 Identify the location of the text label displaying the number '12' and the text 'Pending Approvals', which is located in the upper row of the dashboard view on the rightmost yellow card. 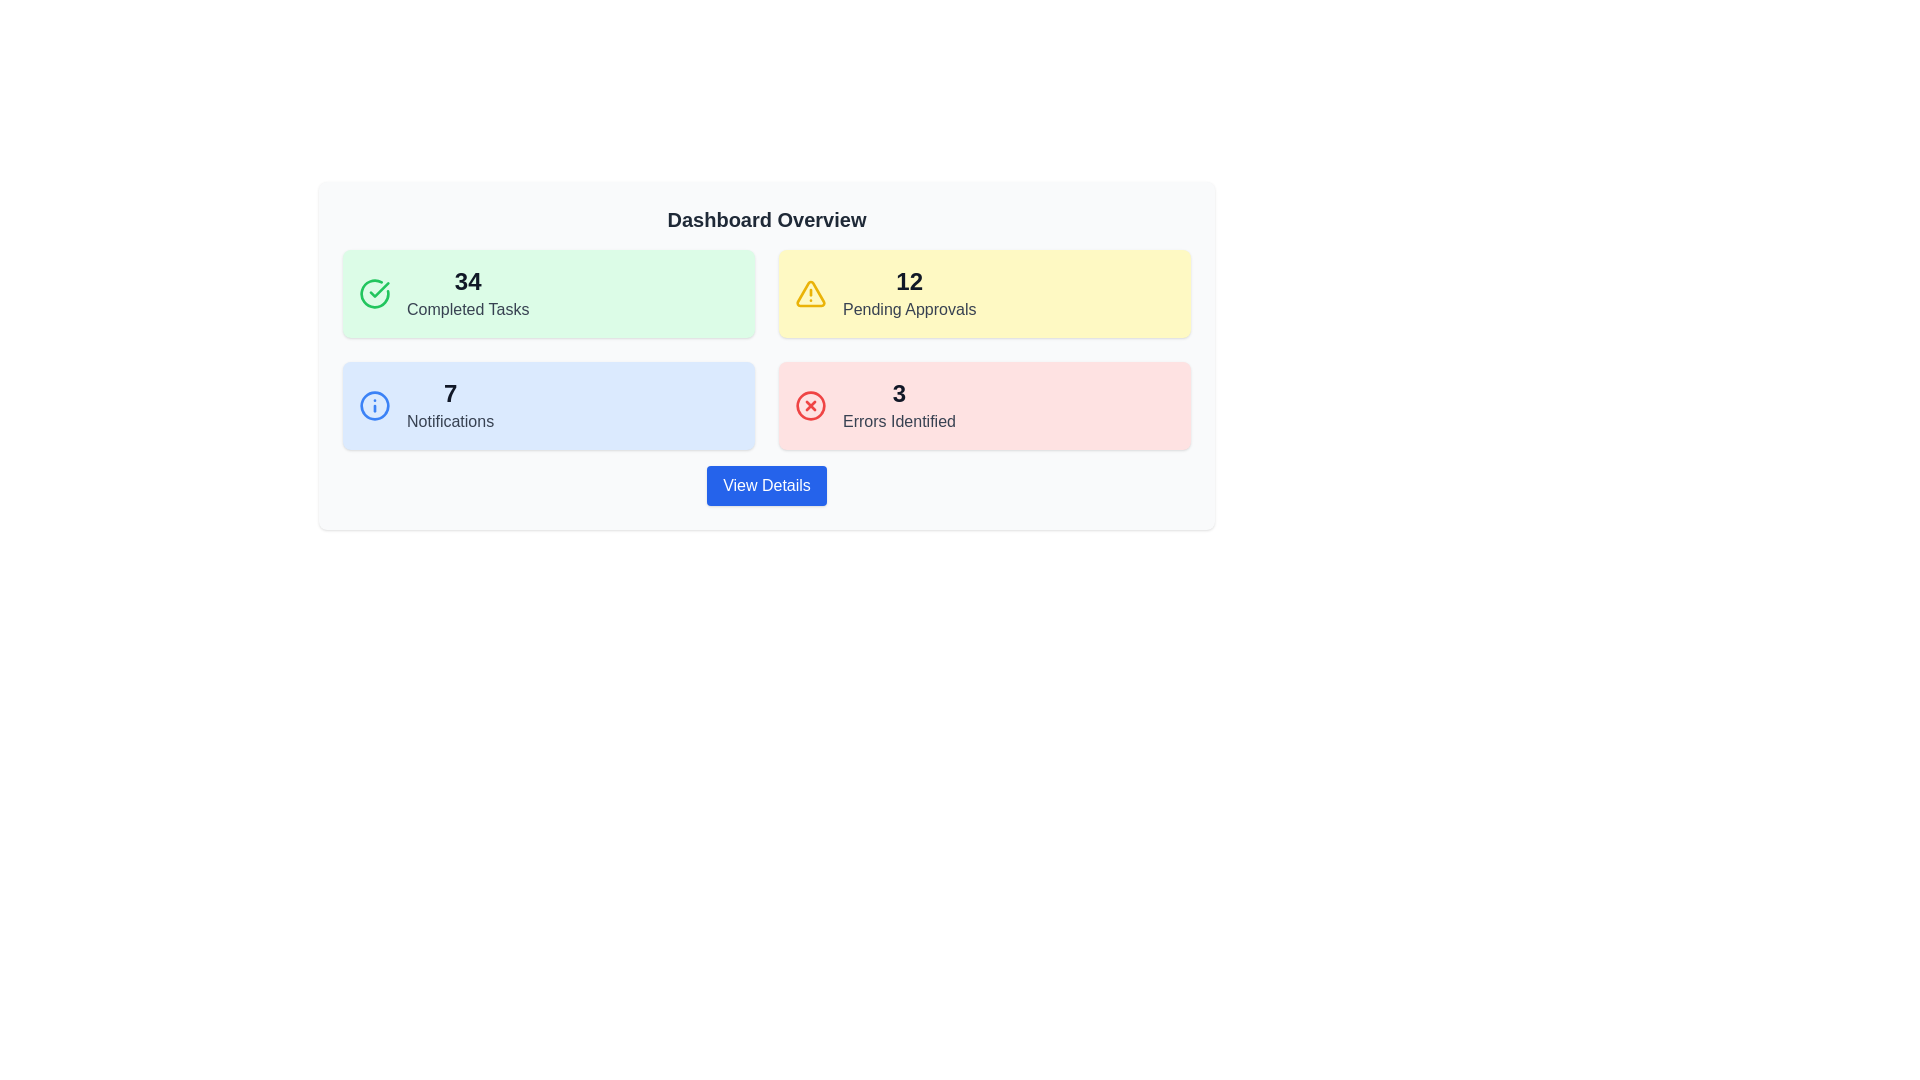
(908, 293).